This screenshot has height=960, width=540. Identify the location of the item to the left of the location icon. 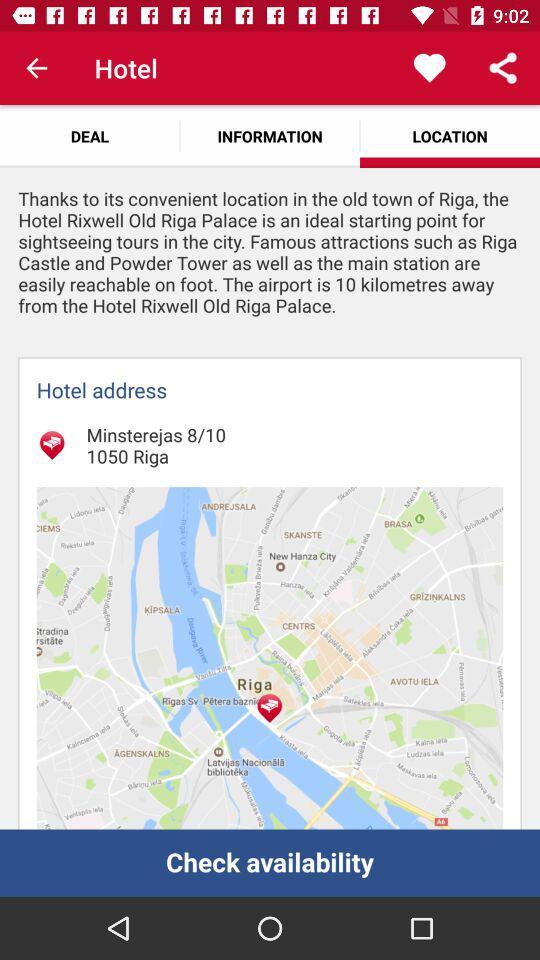
(270, 135).